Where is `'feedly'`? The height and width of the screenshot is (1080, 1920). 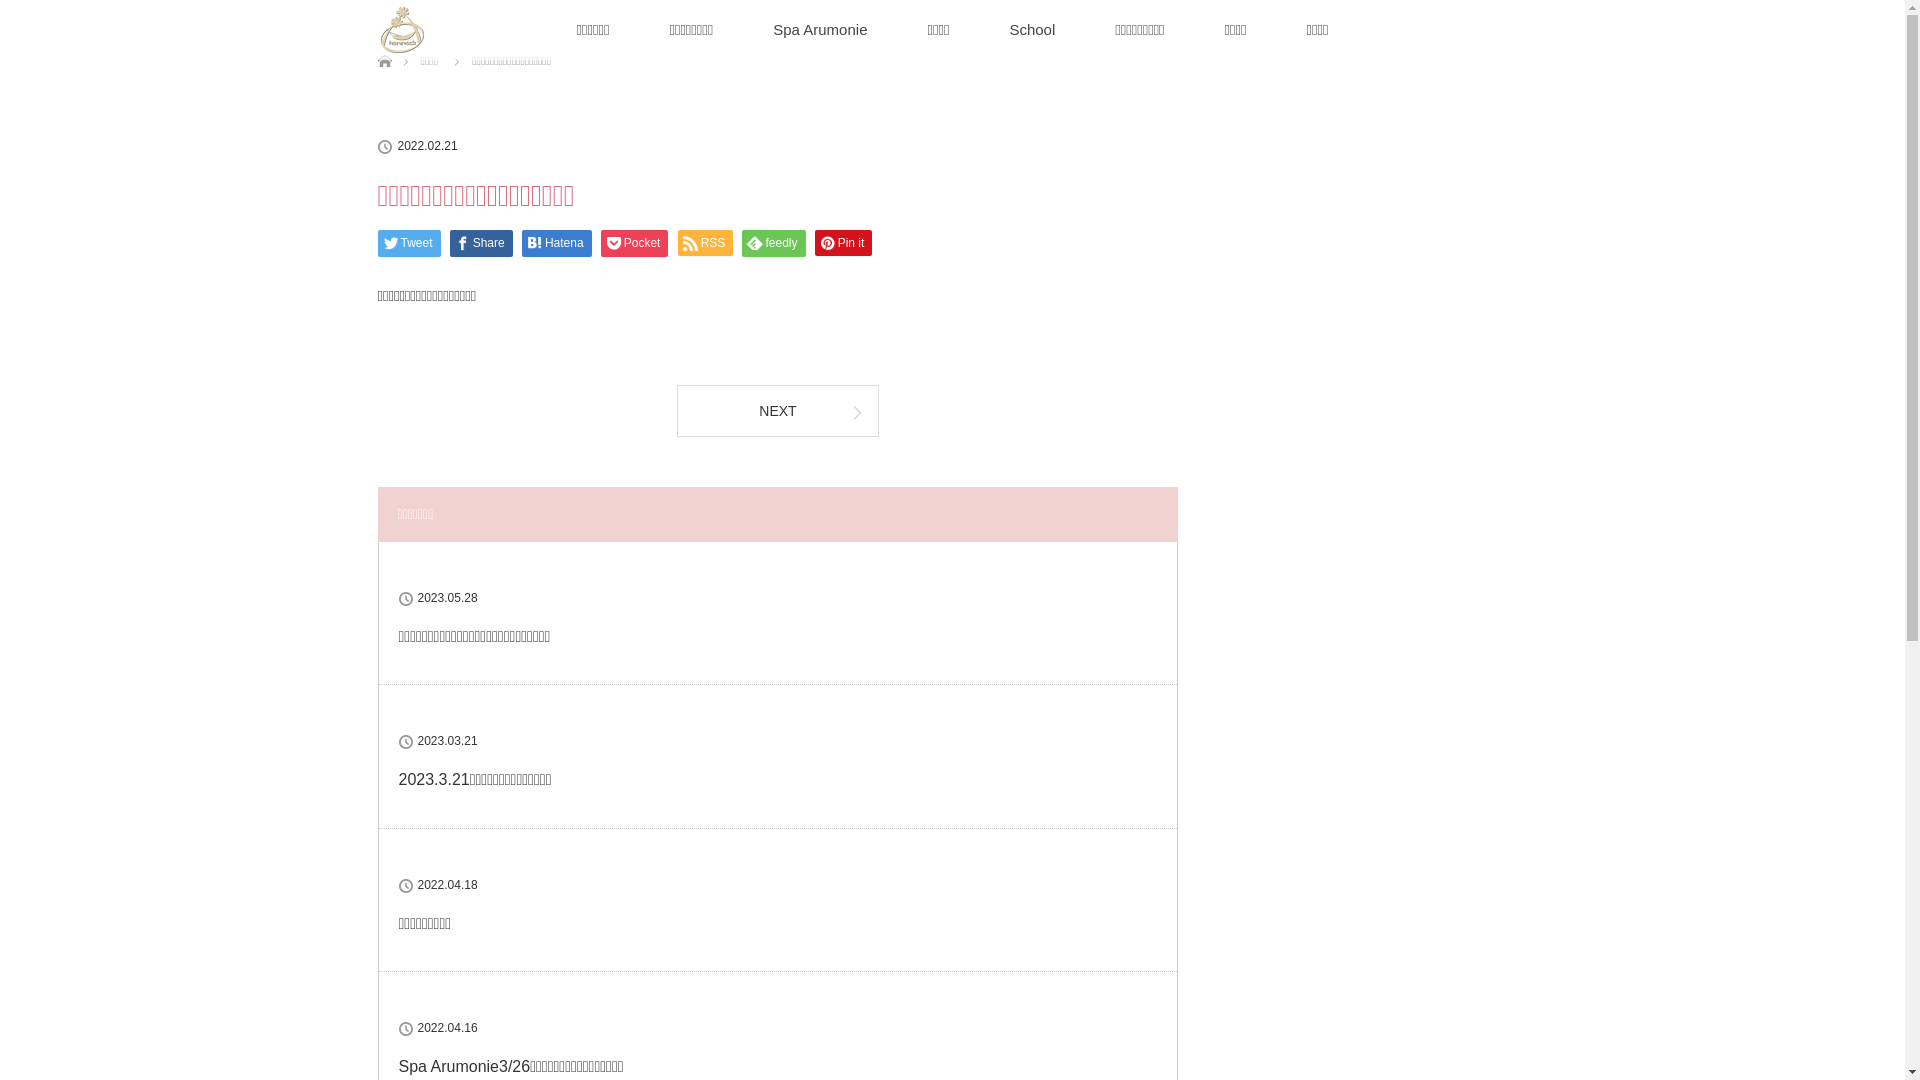
'feedly' is located at coordinates (772, 242).